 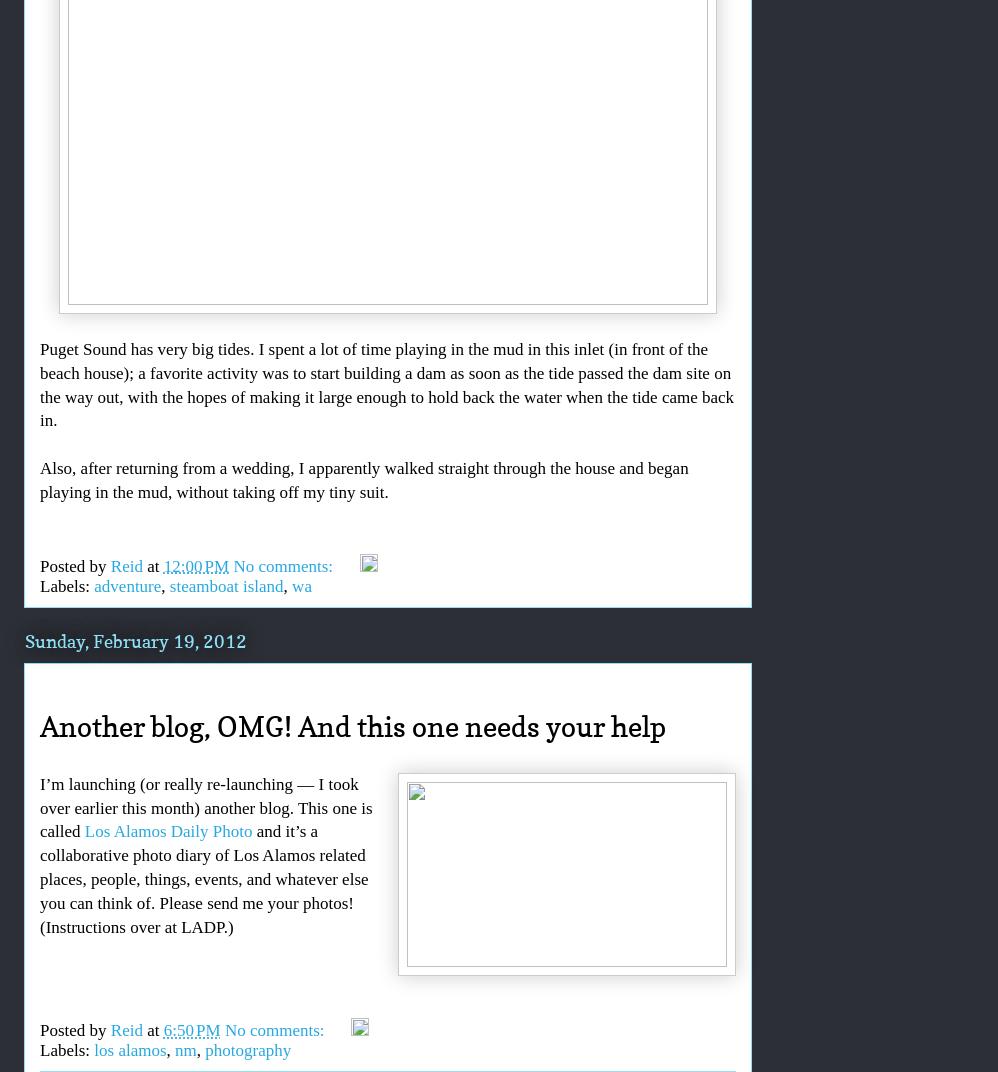 I want to click on 'and it’s a collaborative photo diary of Los Alamos related places, people, things, events, and whatever else you can think of. Please send me your photos! (Instructions over at LADP.)', so click(x=203, y=879).